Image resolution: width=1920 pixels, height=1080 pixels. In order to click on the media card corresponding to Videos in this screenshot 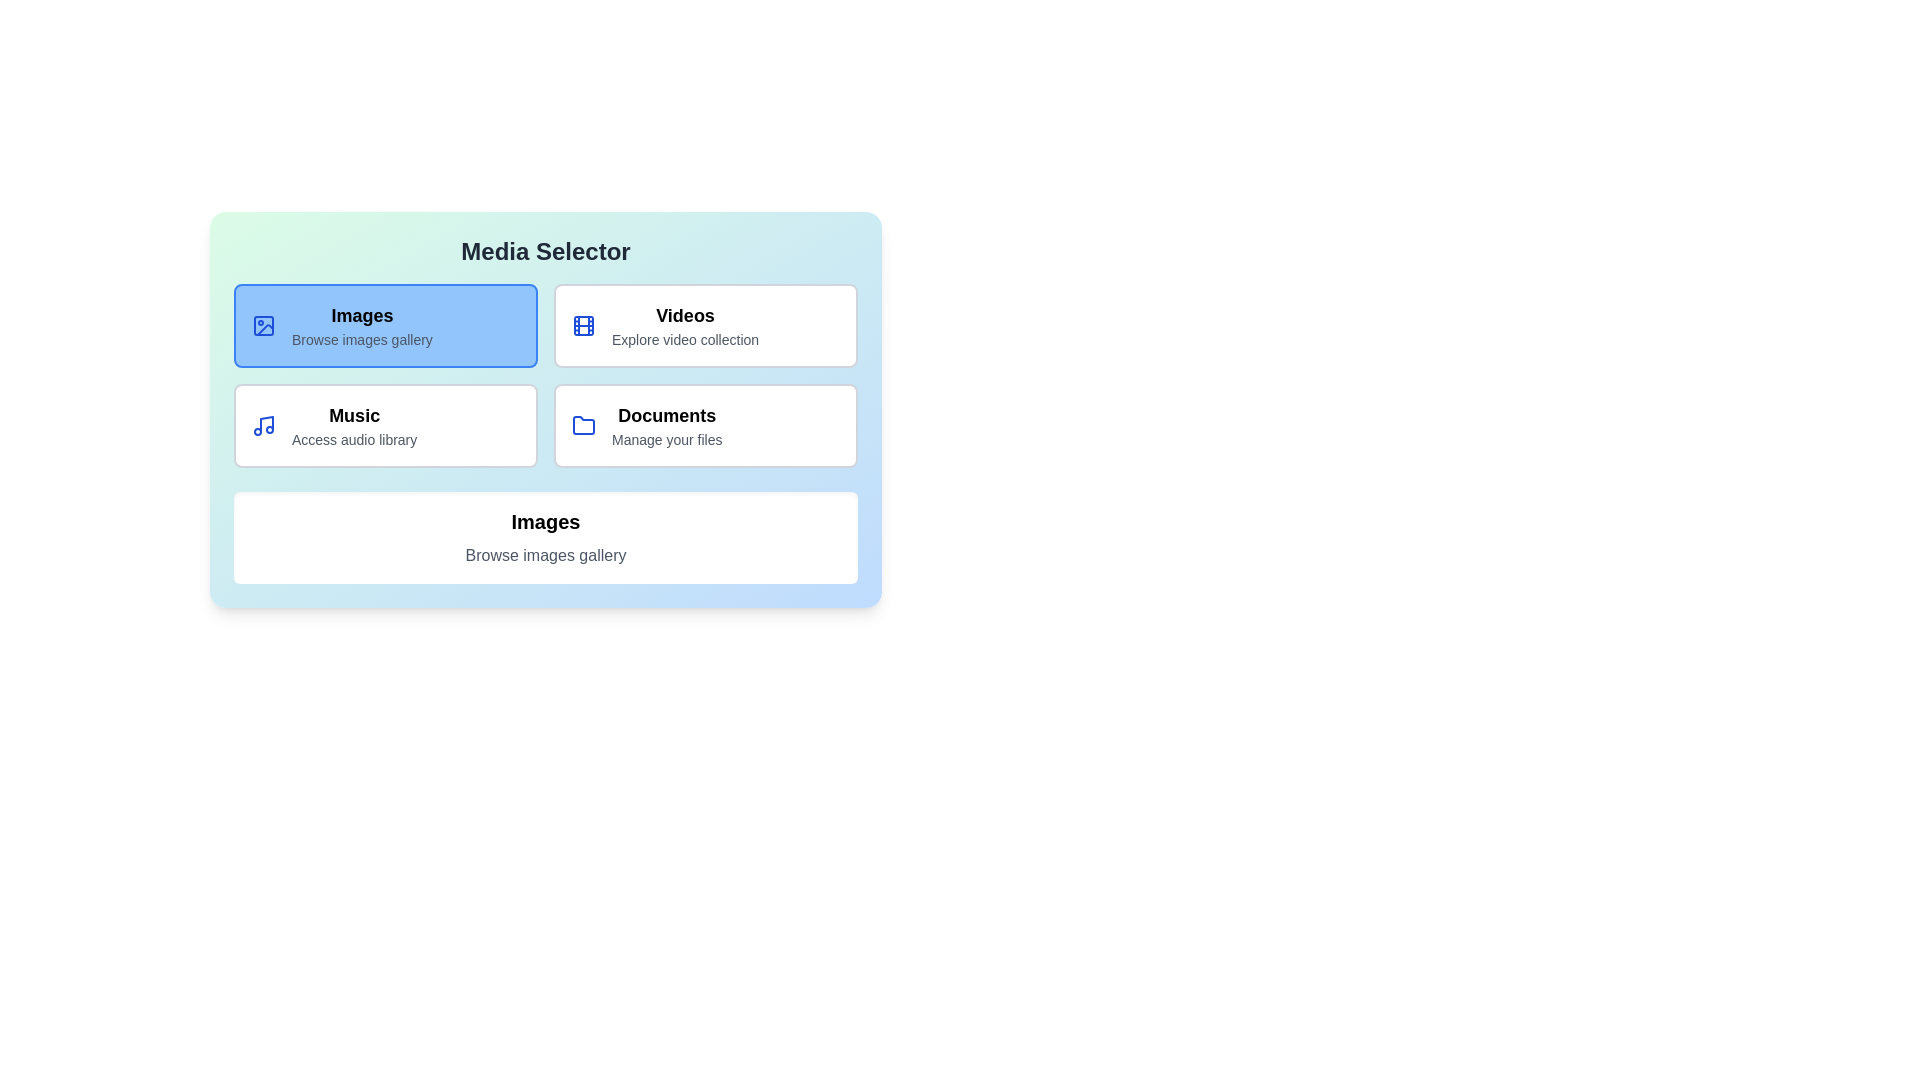, I will do `click(705, 325)`.